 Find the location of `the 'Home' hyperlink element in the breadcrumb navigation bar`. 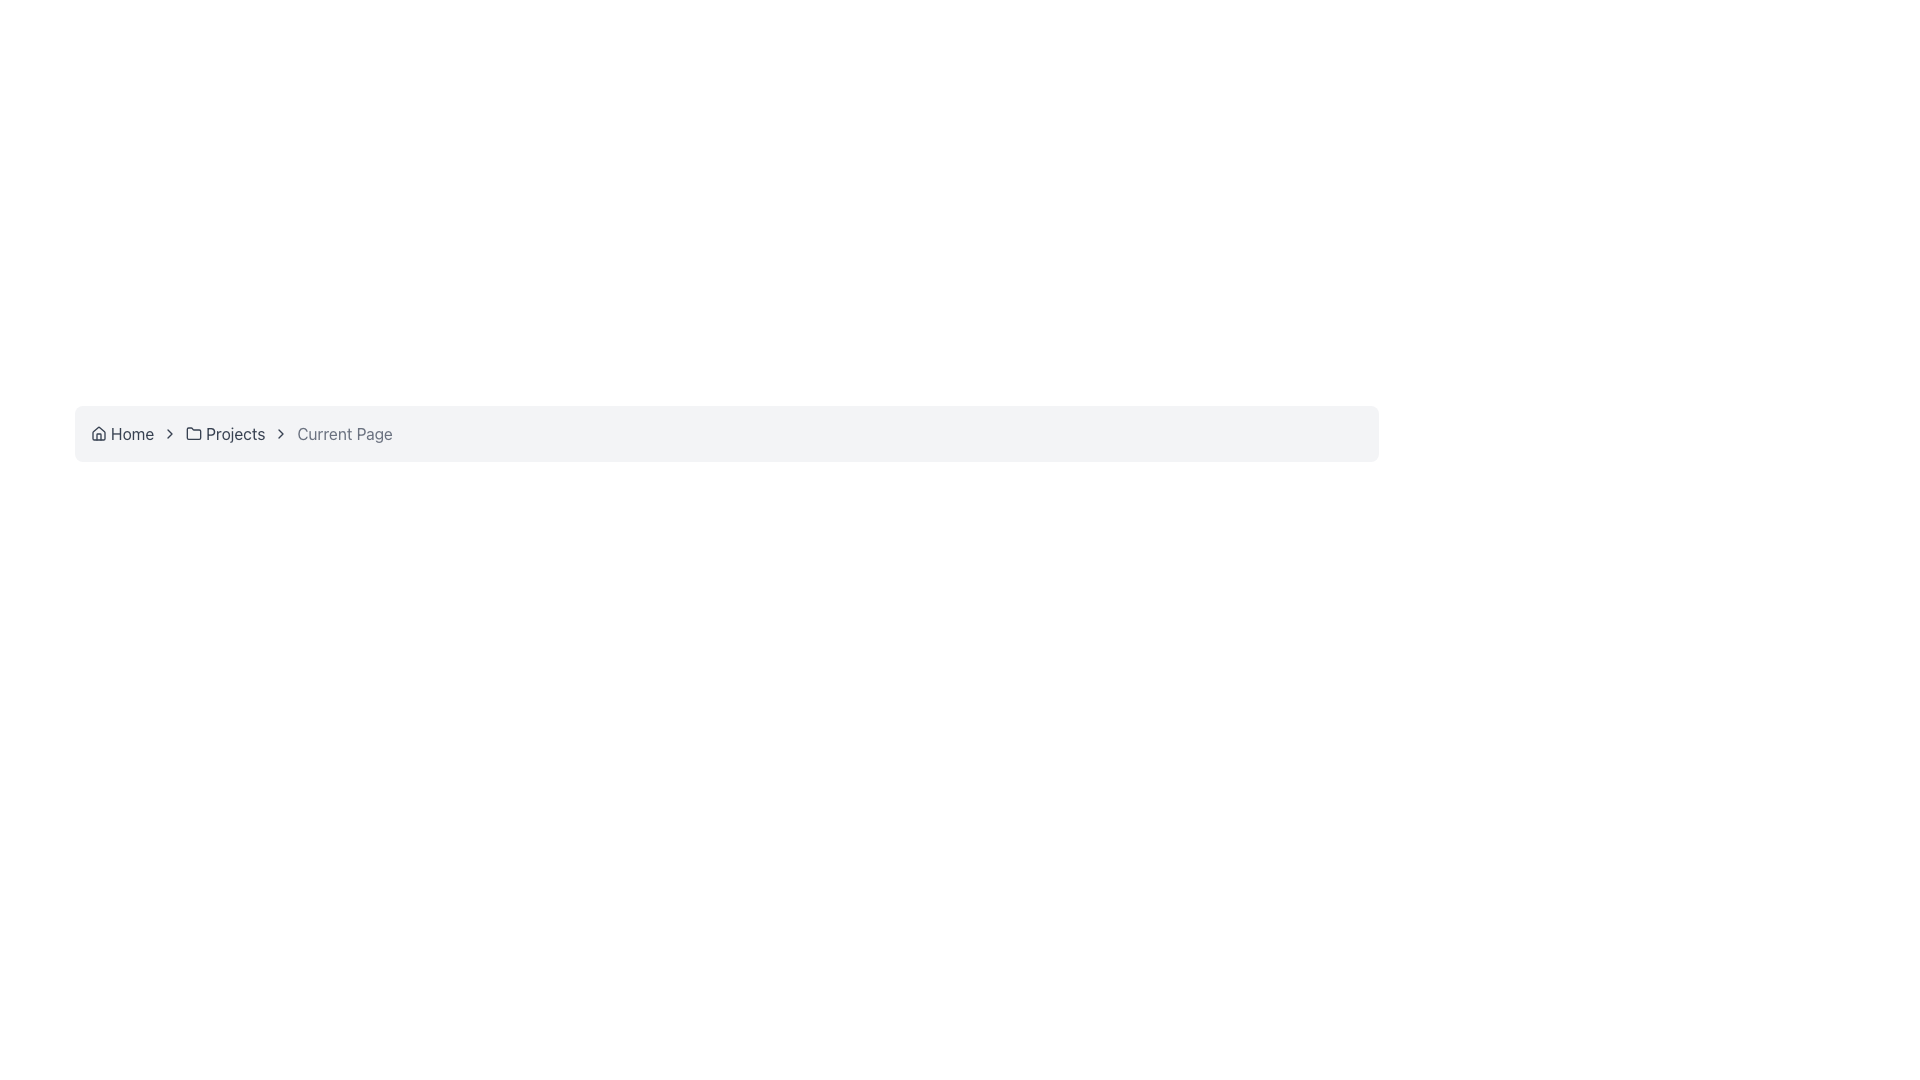

the 'Home' hyperlink element in the breadcrumb navigation bar is located at coordinates (121, 433).